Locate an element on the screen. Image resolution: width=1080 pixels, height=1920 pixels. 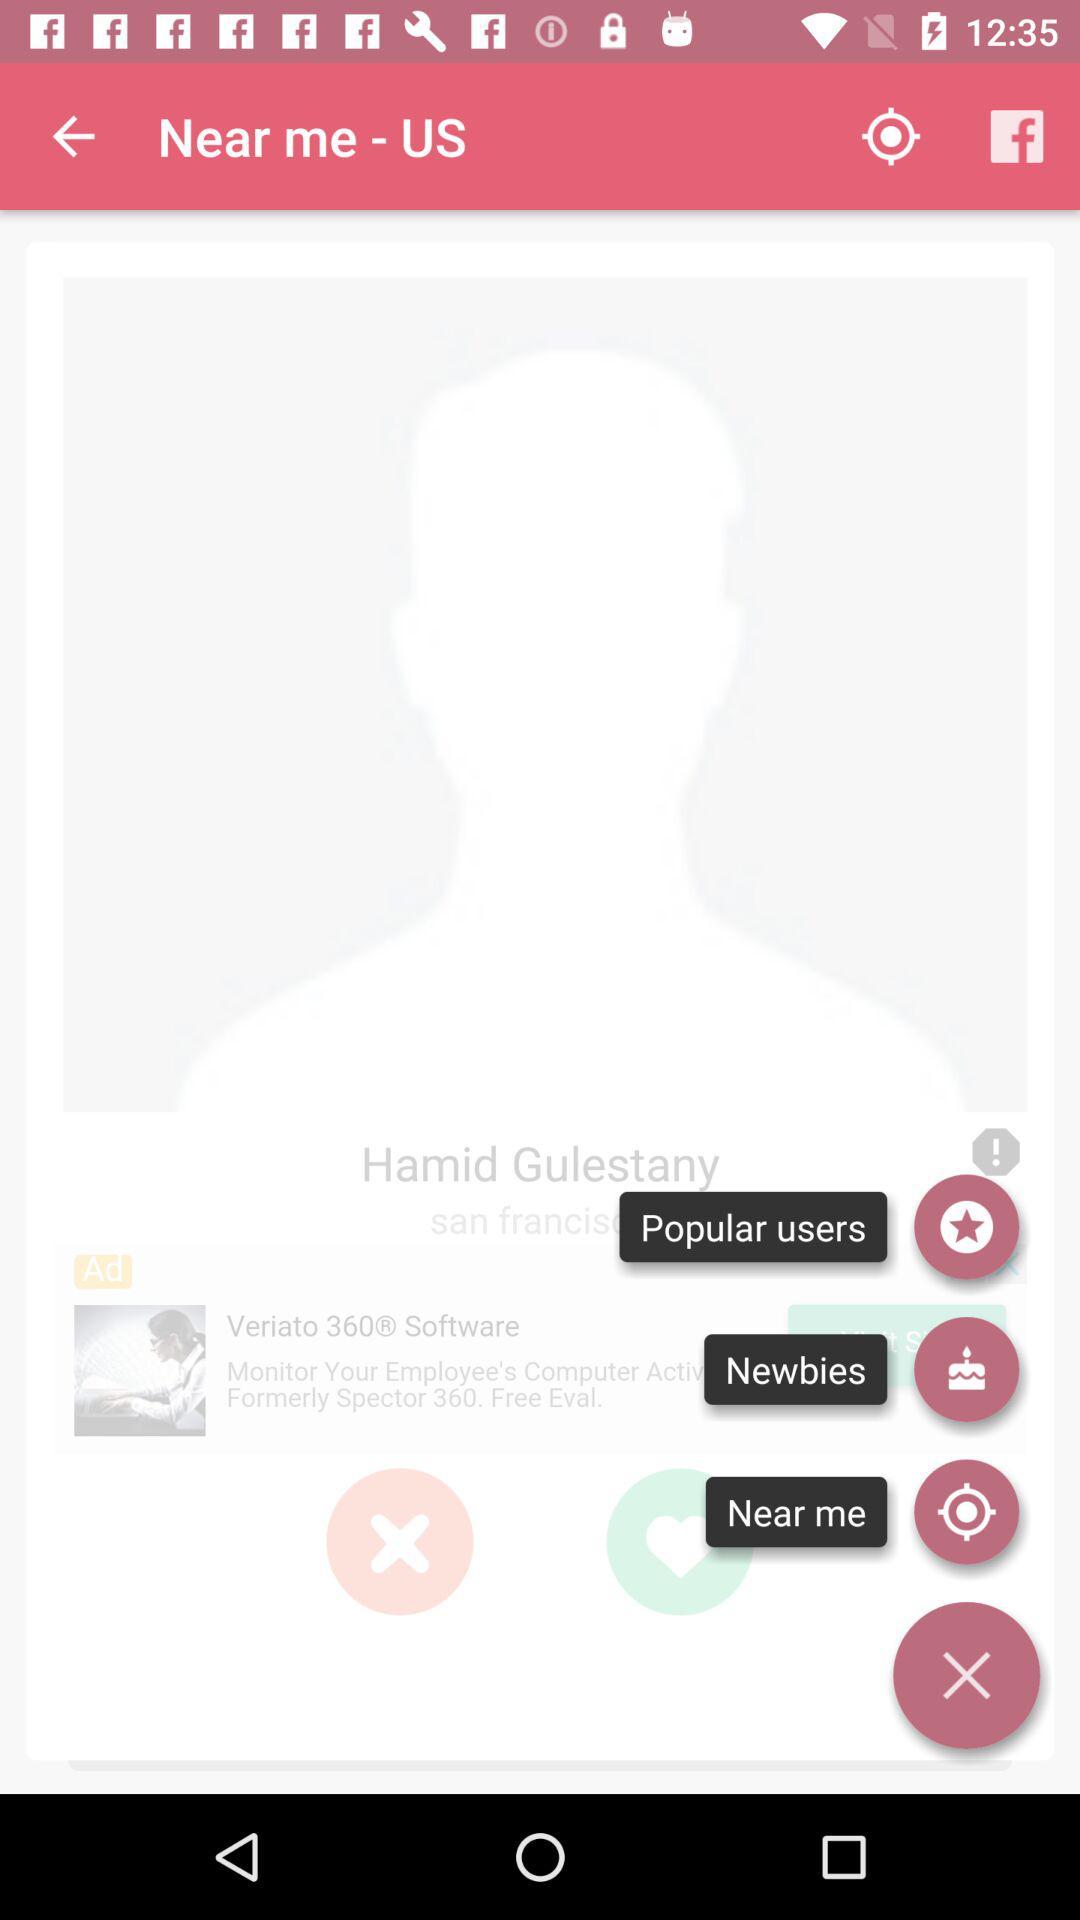
red color cross icon which is left to green color heart shape symbol is located at coordinates (400, 1540).